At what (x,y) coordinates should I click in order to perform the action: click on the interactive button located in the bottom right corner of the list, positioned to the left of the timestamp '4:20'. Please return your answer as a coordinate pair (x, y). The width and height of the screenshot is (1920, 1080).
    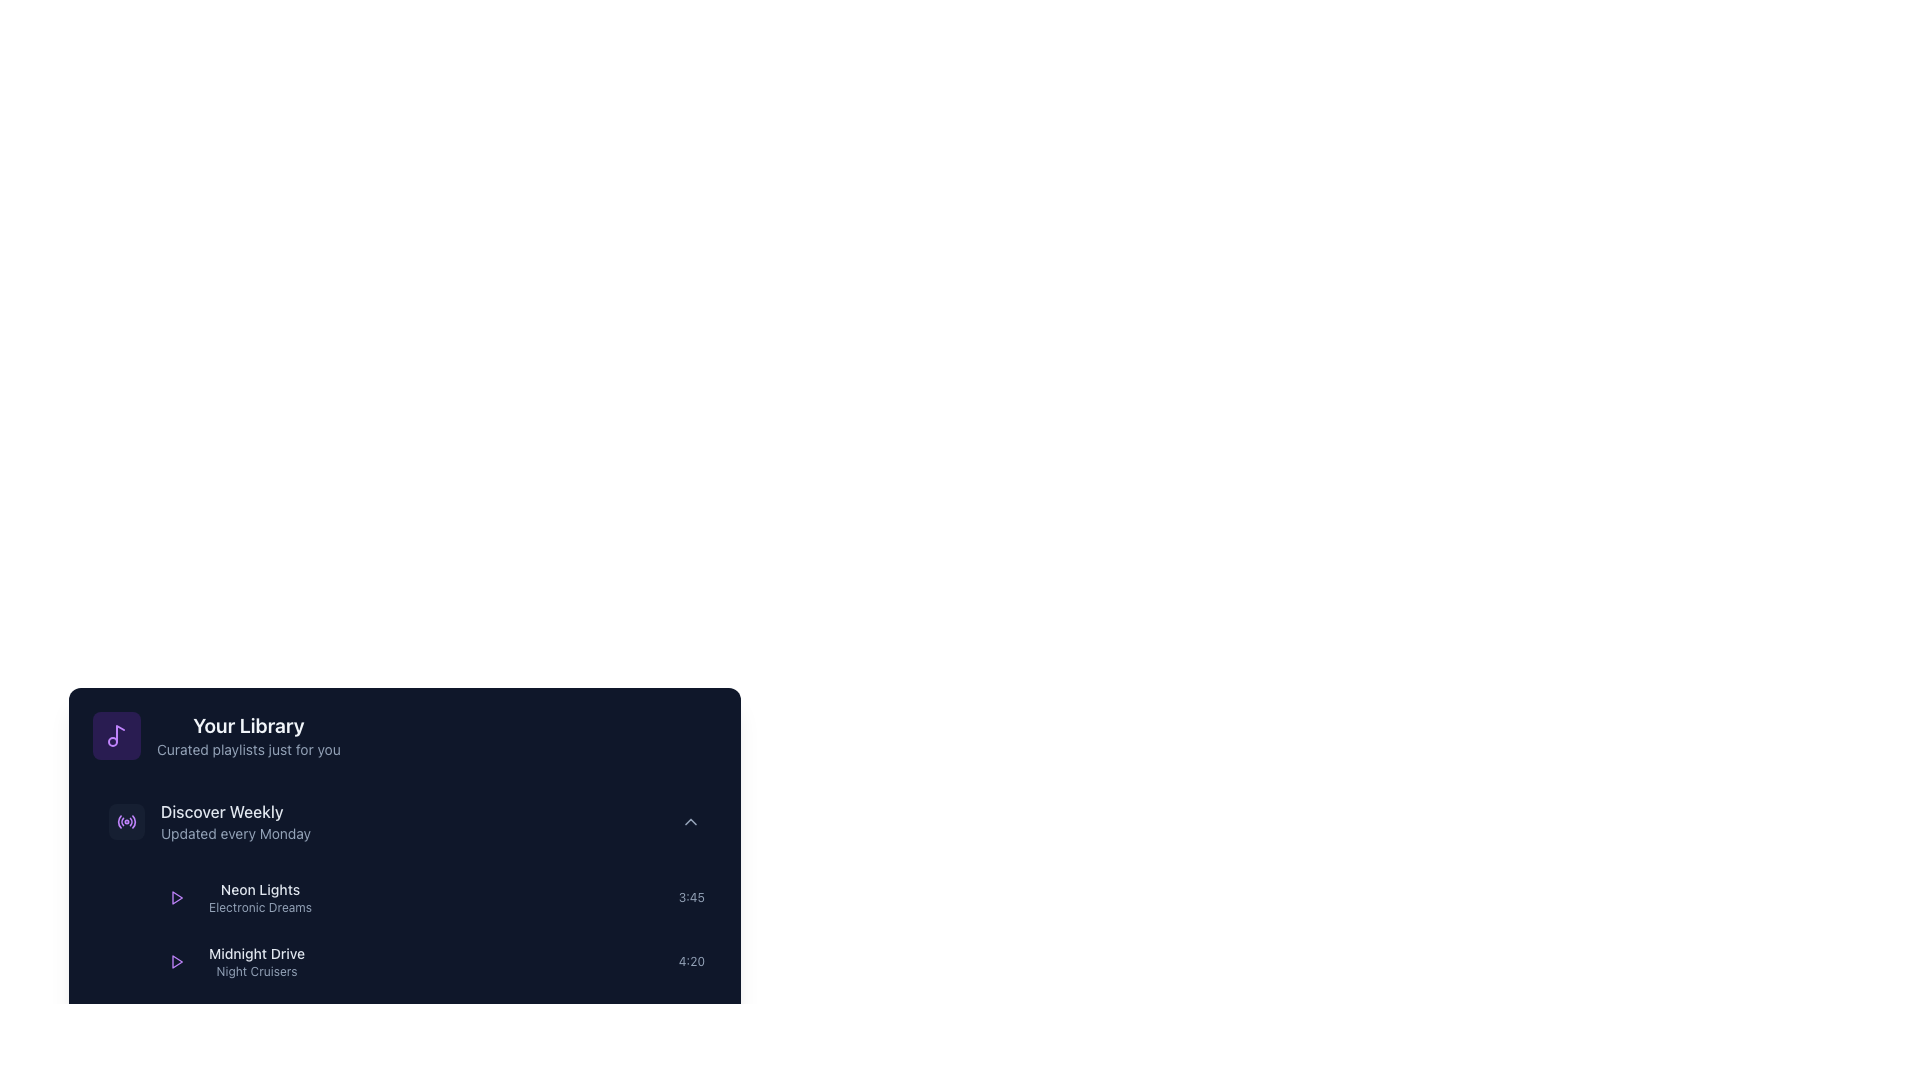
    Looking at the image, I should click on (654, 960).